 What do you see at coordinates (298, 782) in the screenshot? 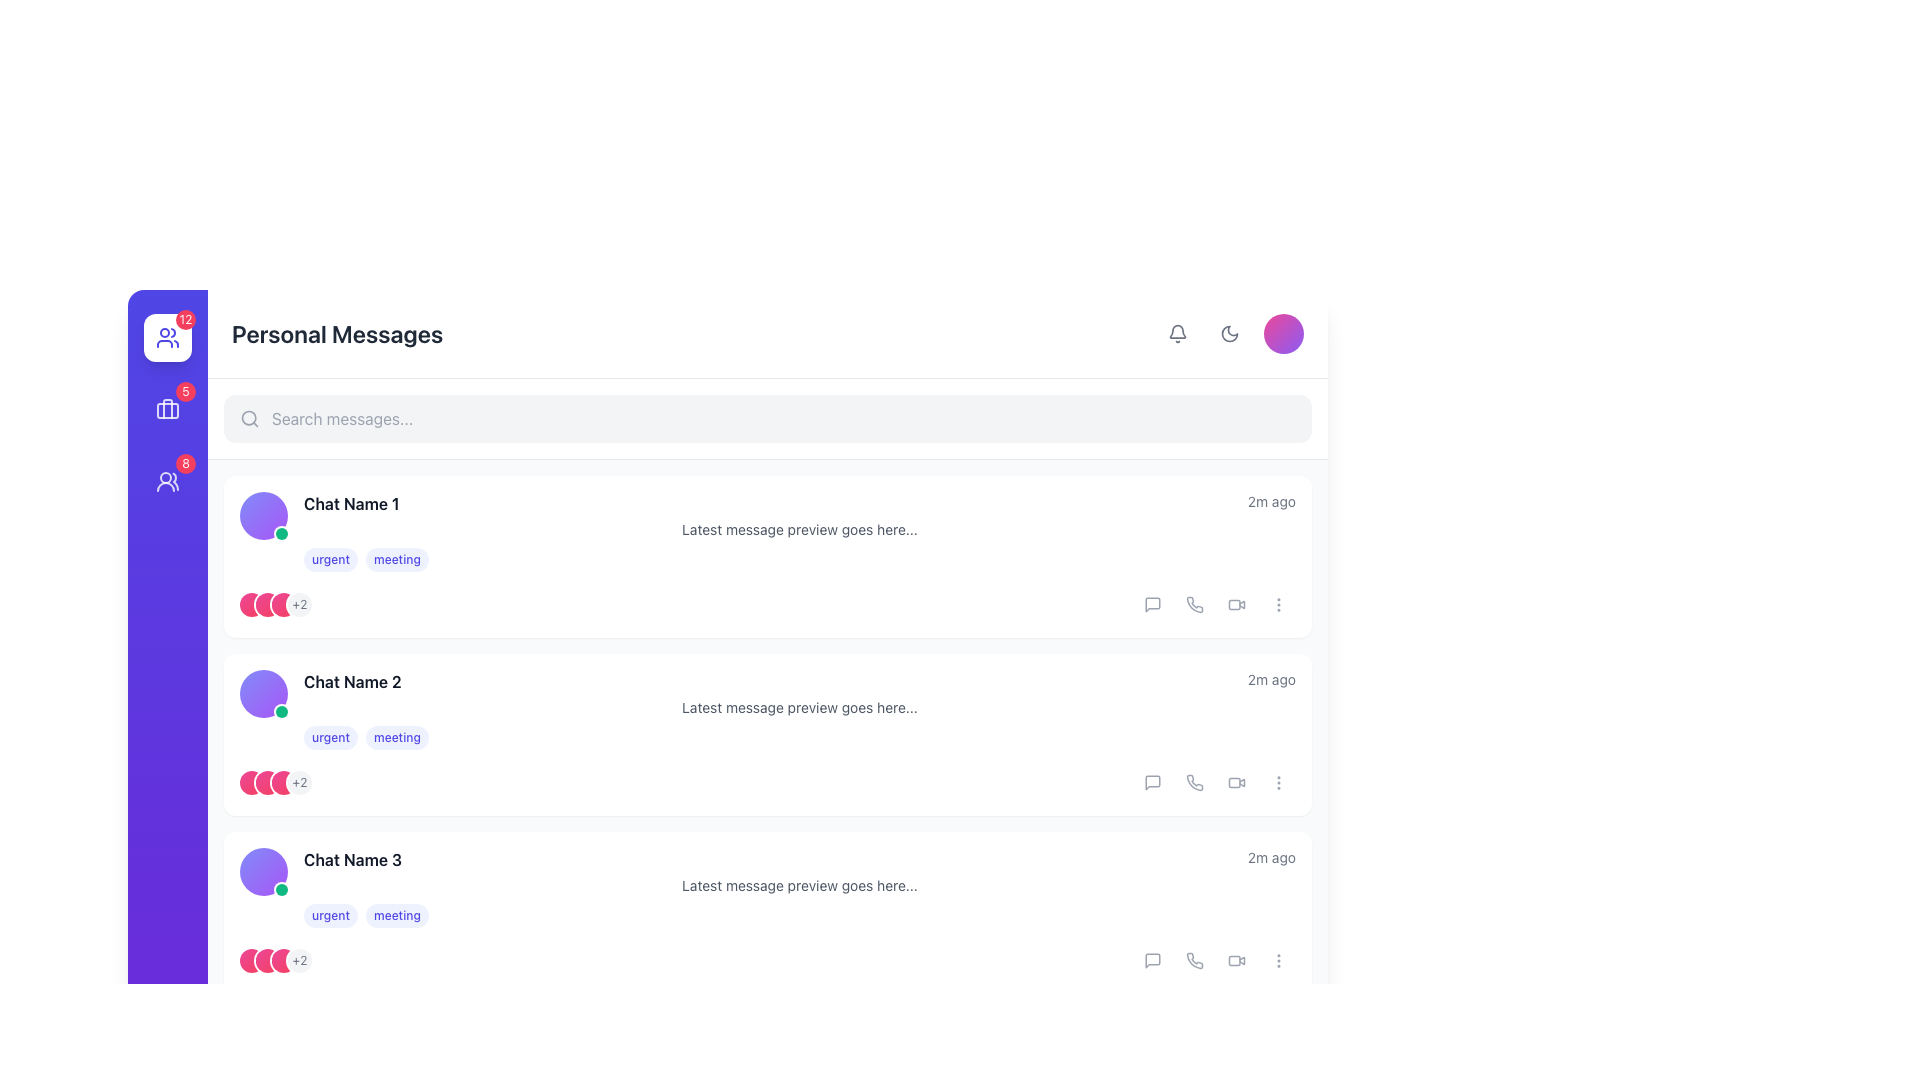
I see `the Counter badge that indicates additional members associated with the chat` at bounding box center [298, 782].